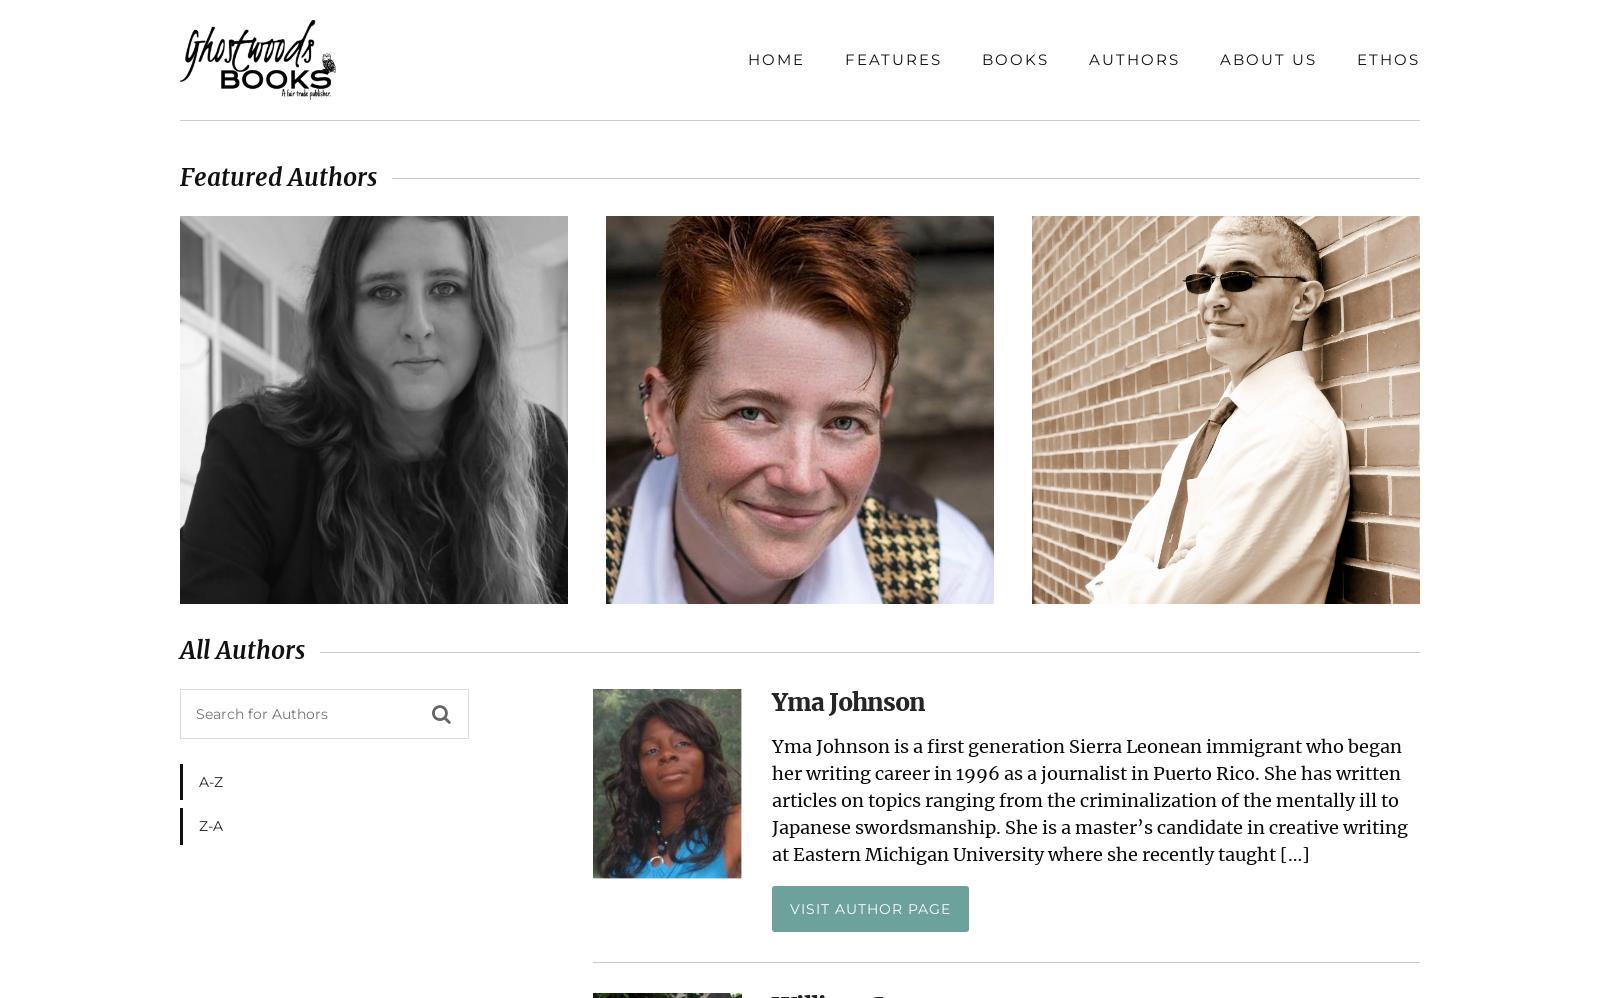 Image resolution: width=1600 pixels, height=998 pixels. What do you see at coordinates (1387, 58) in the screenshot?
I see `'Ethos'` at bounding box center [1387, 58].